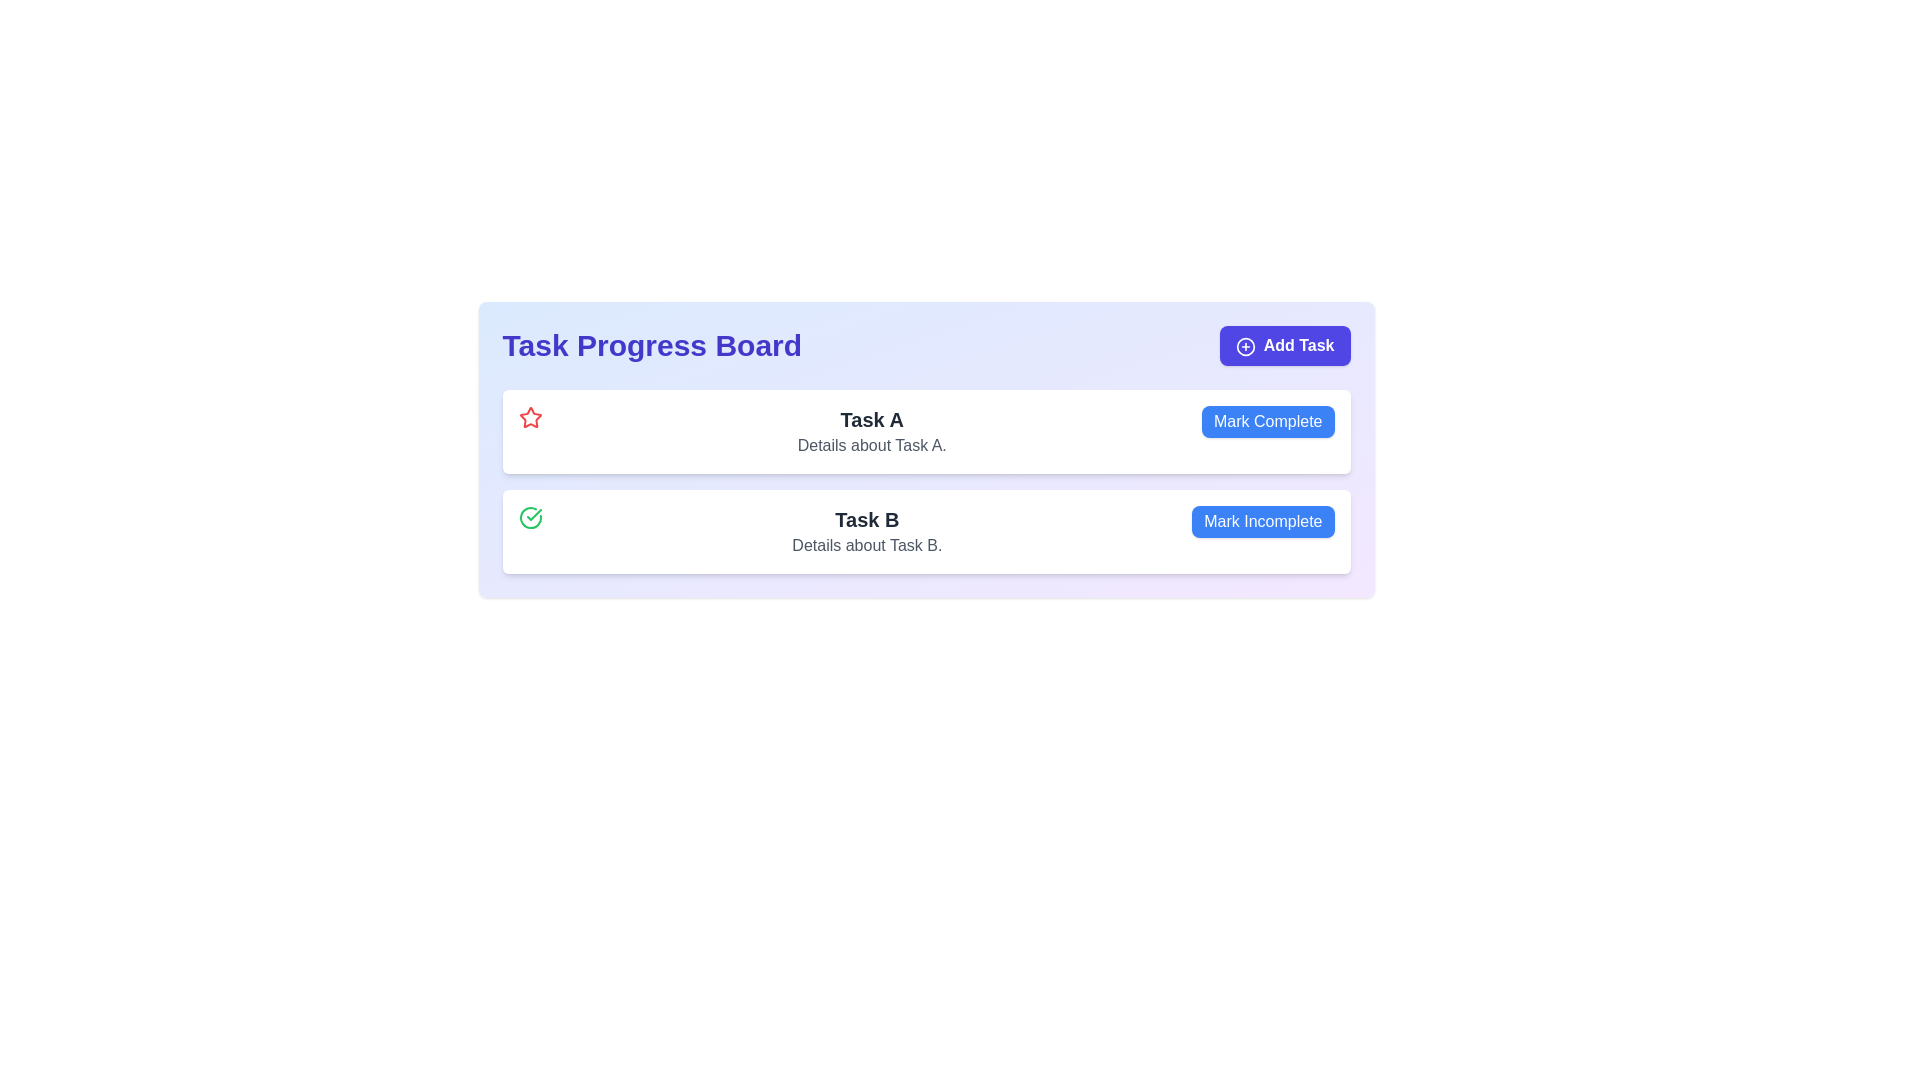 This screenshot has width=1920, height=1080. What do you see at coordinates (867, 546) in the screenshot?
I see `the static text label providing details for the task labeled 'Task B', located within its task card below the main task title` at bounding box center [867, 546].